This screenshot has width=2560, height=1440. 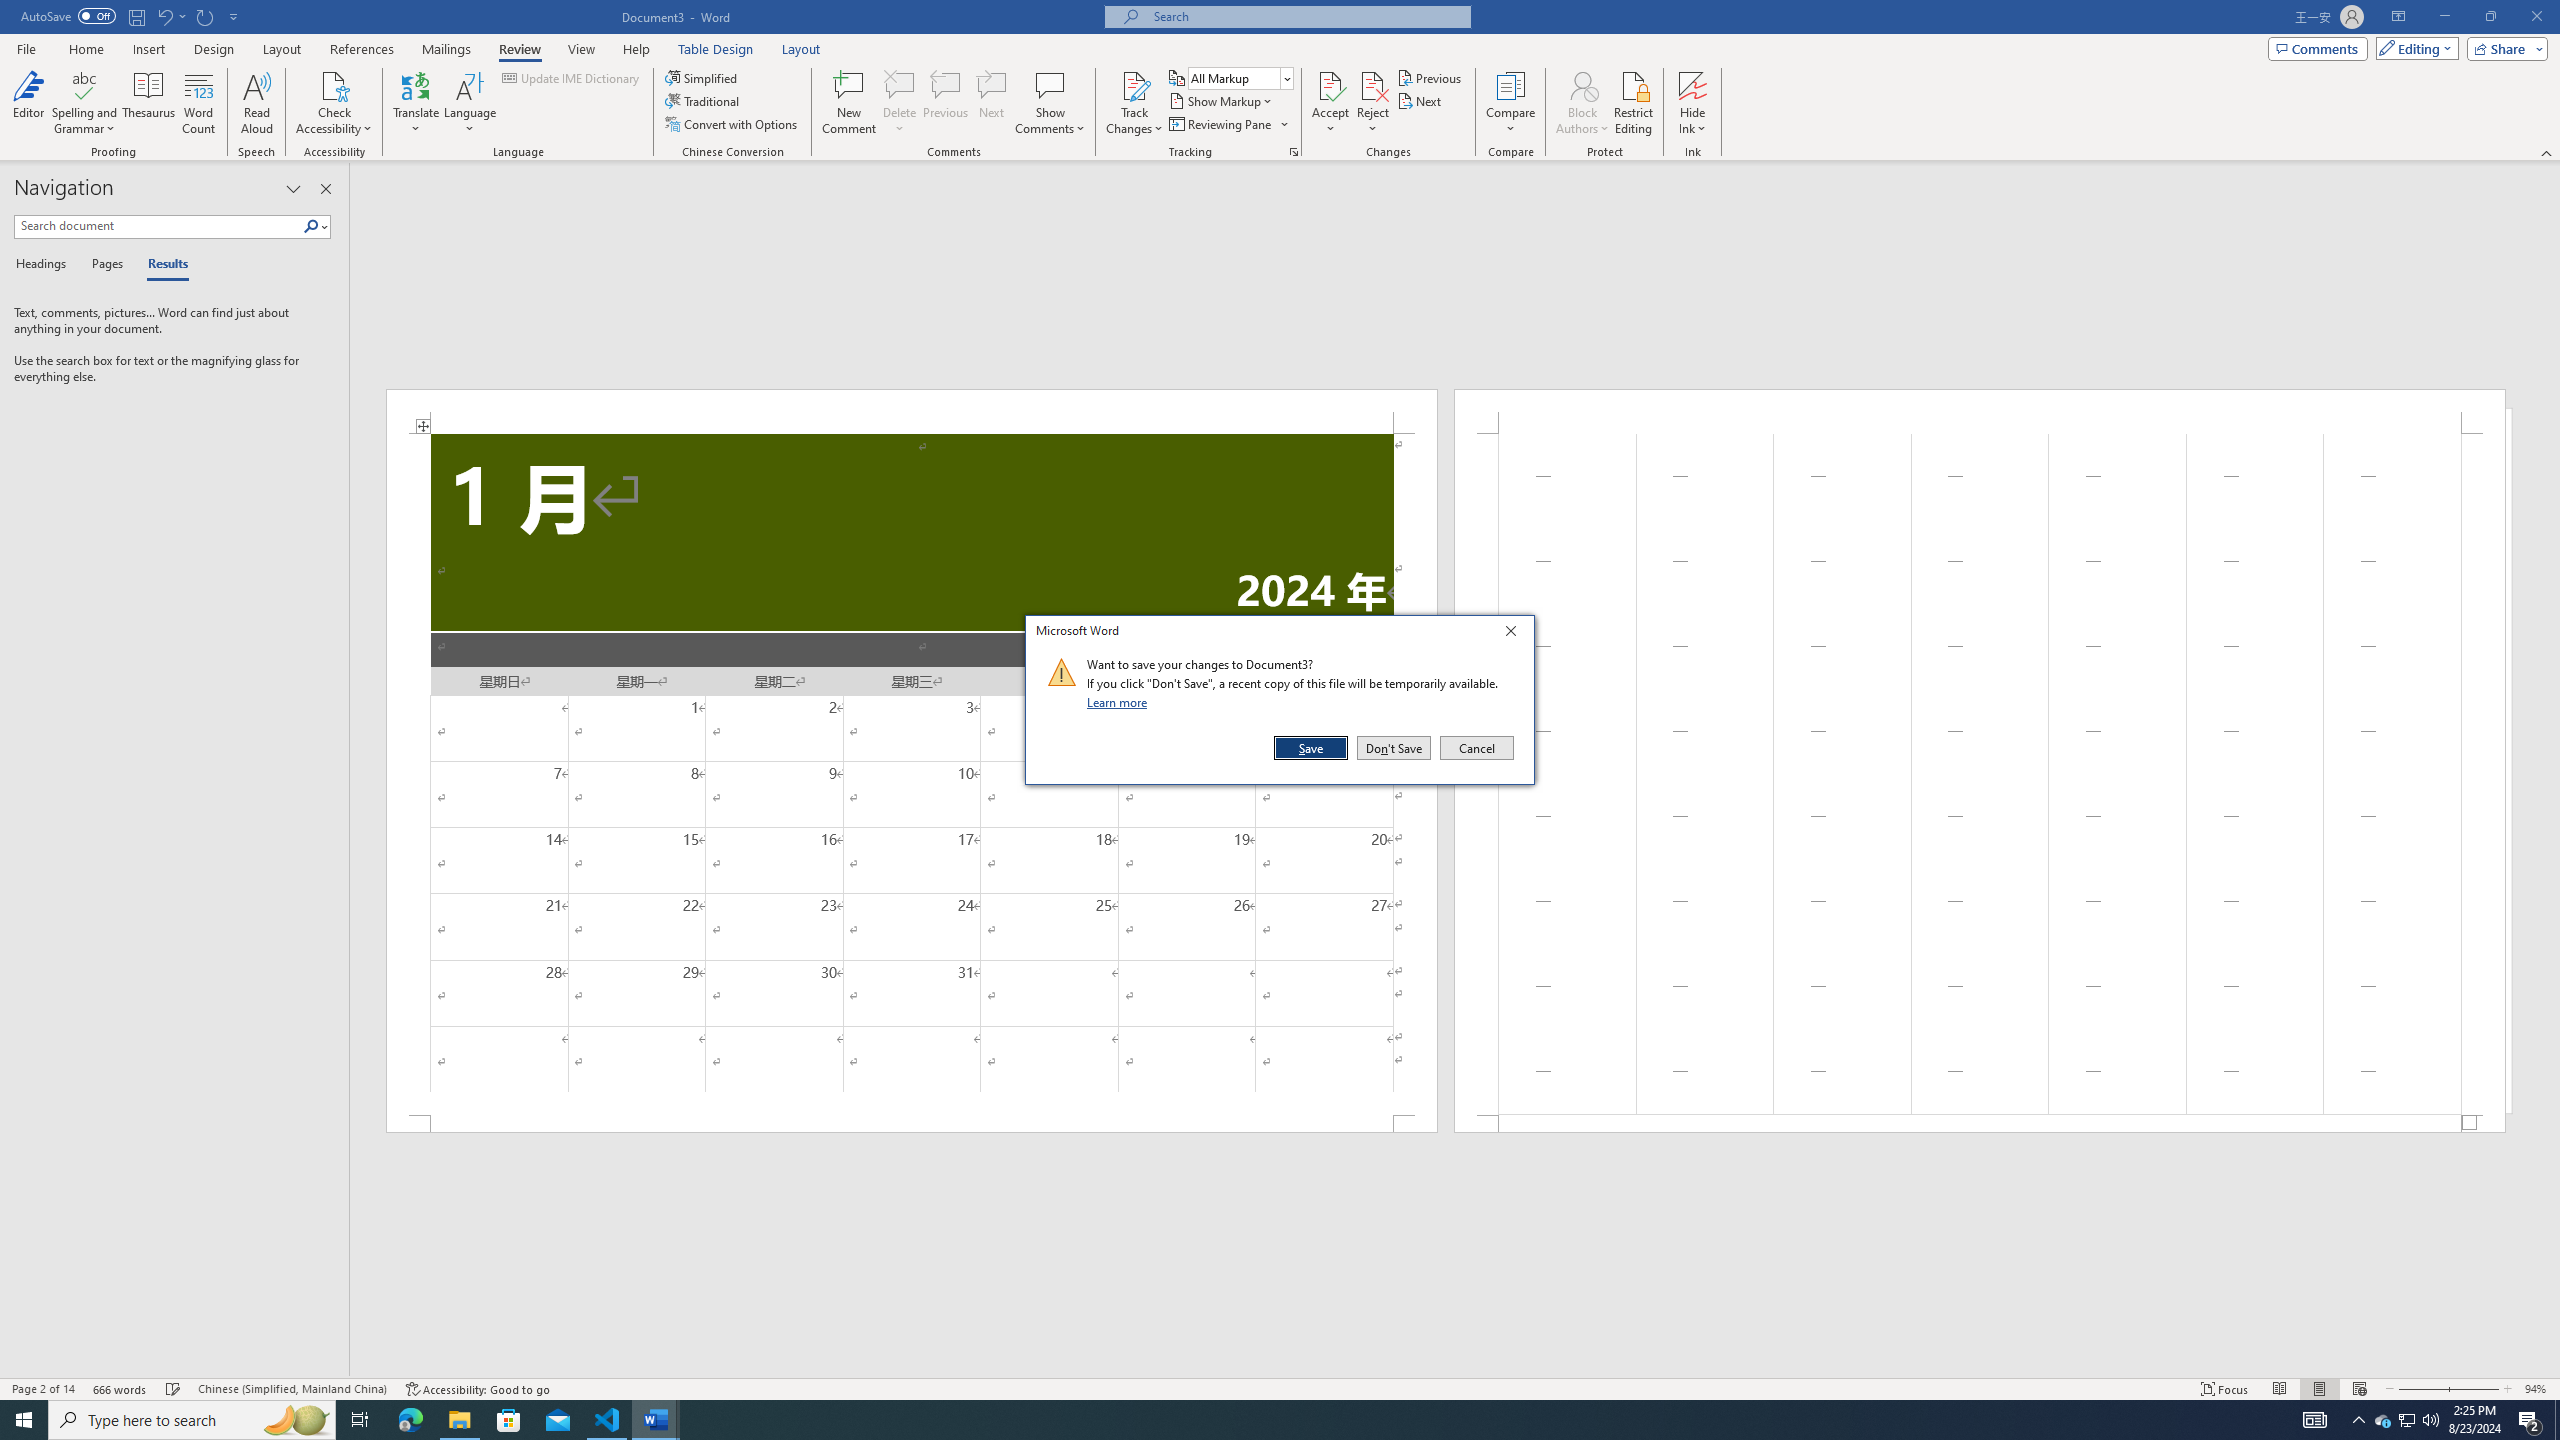 I want to click on 'Comments', so click(x=2318, y=47).